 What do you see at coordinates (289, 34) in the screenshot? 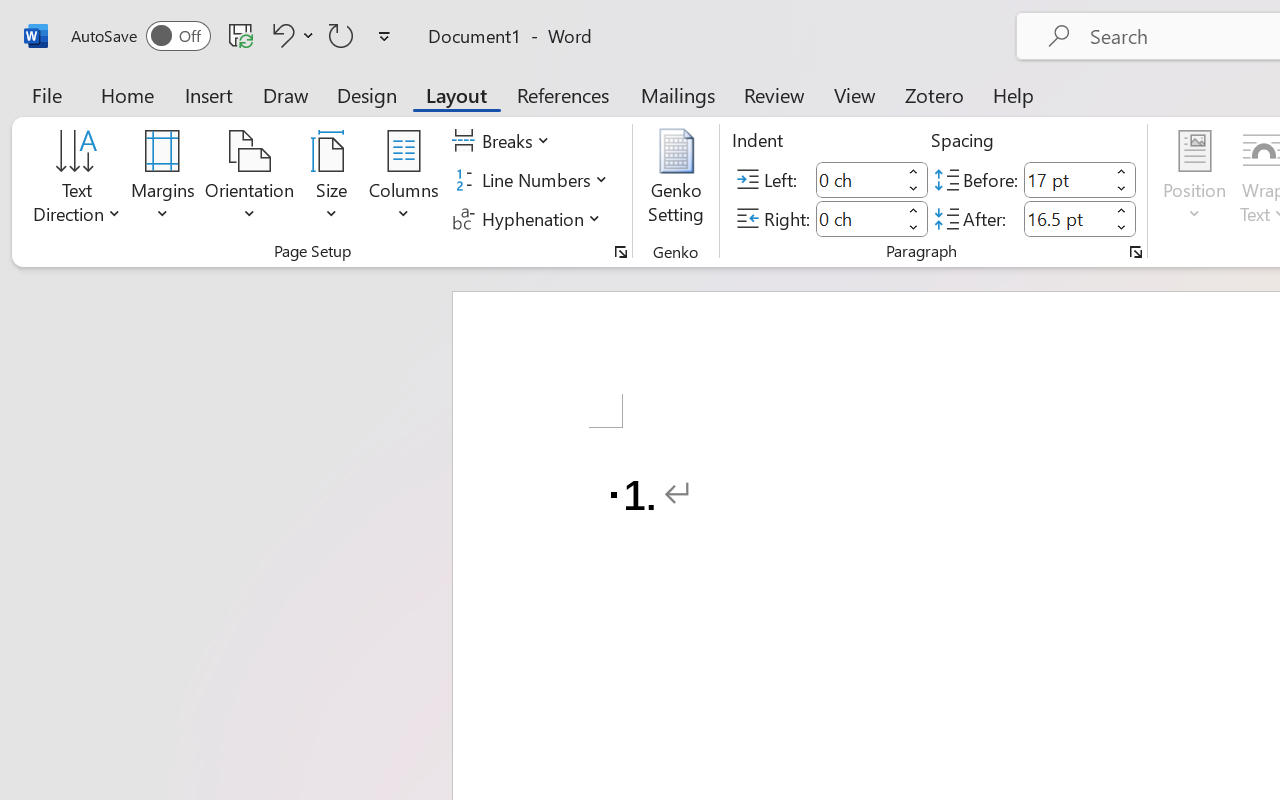
I see `'Undo Number Default'` at bounding box center [289, 34].